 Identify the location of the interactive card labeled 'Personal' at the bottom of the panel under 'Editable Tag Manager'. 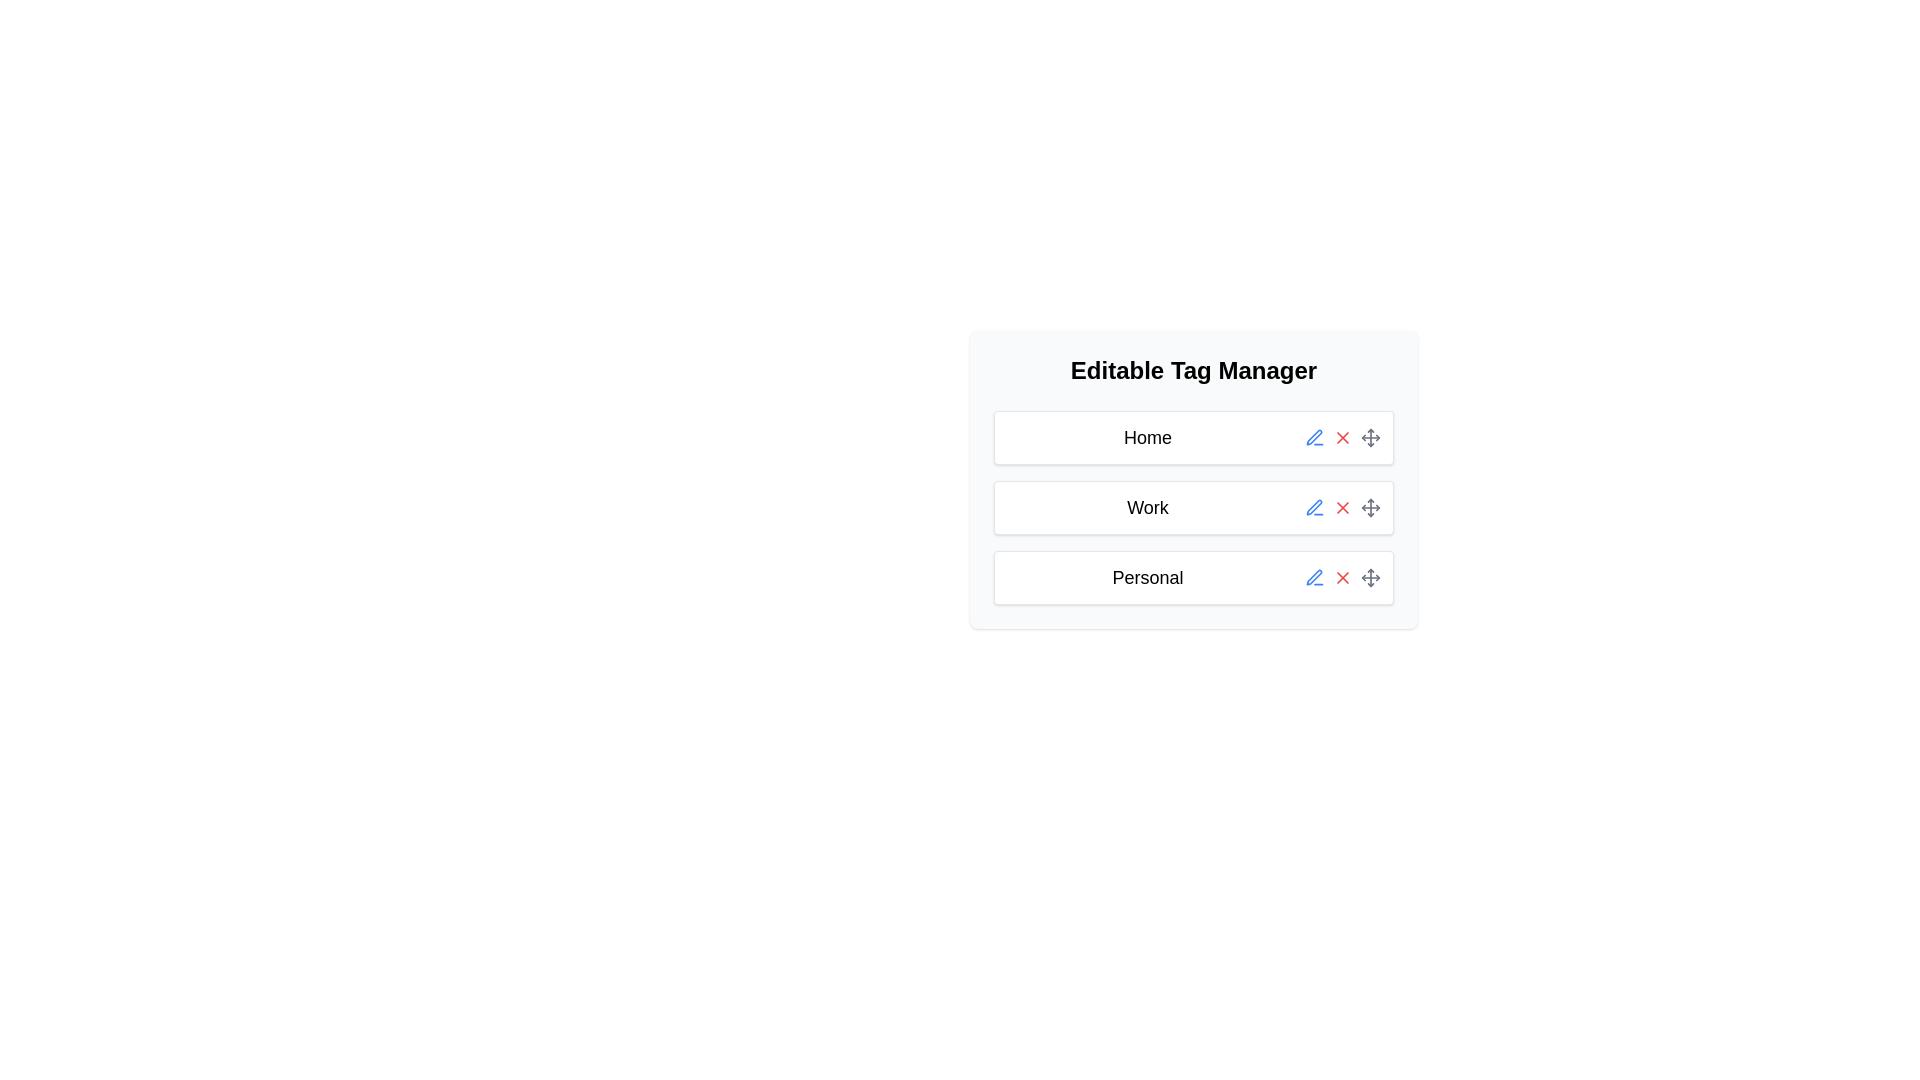
(1194, 578).